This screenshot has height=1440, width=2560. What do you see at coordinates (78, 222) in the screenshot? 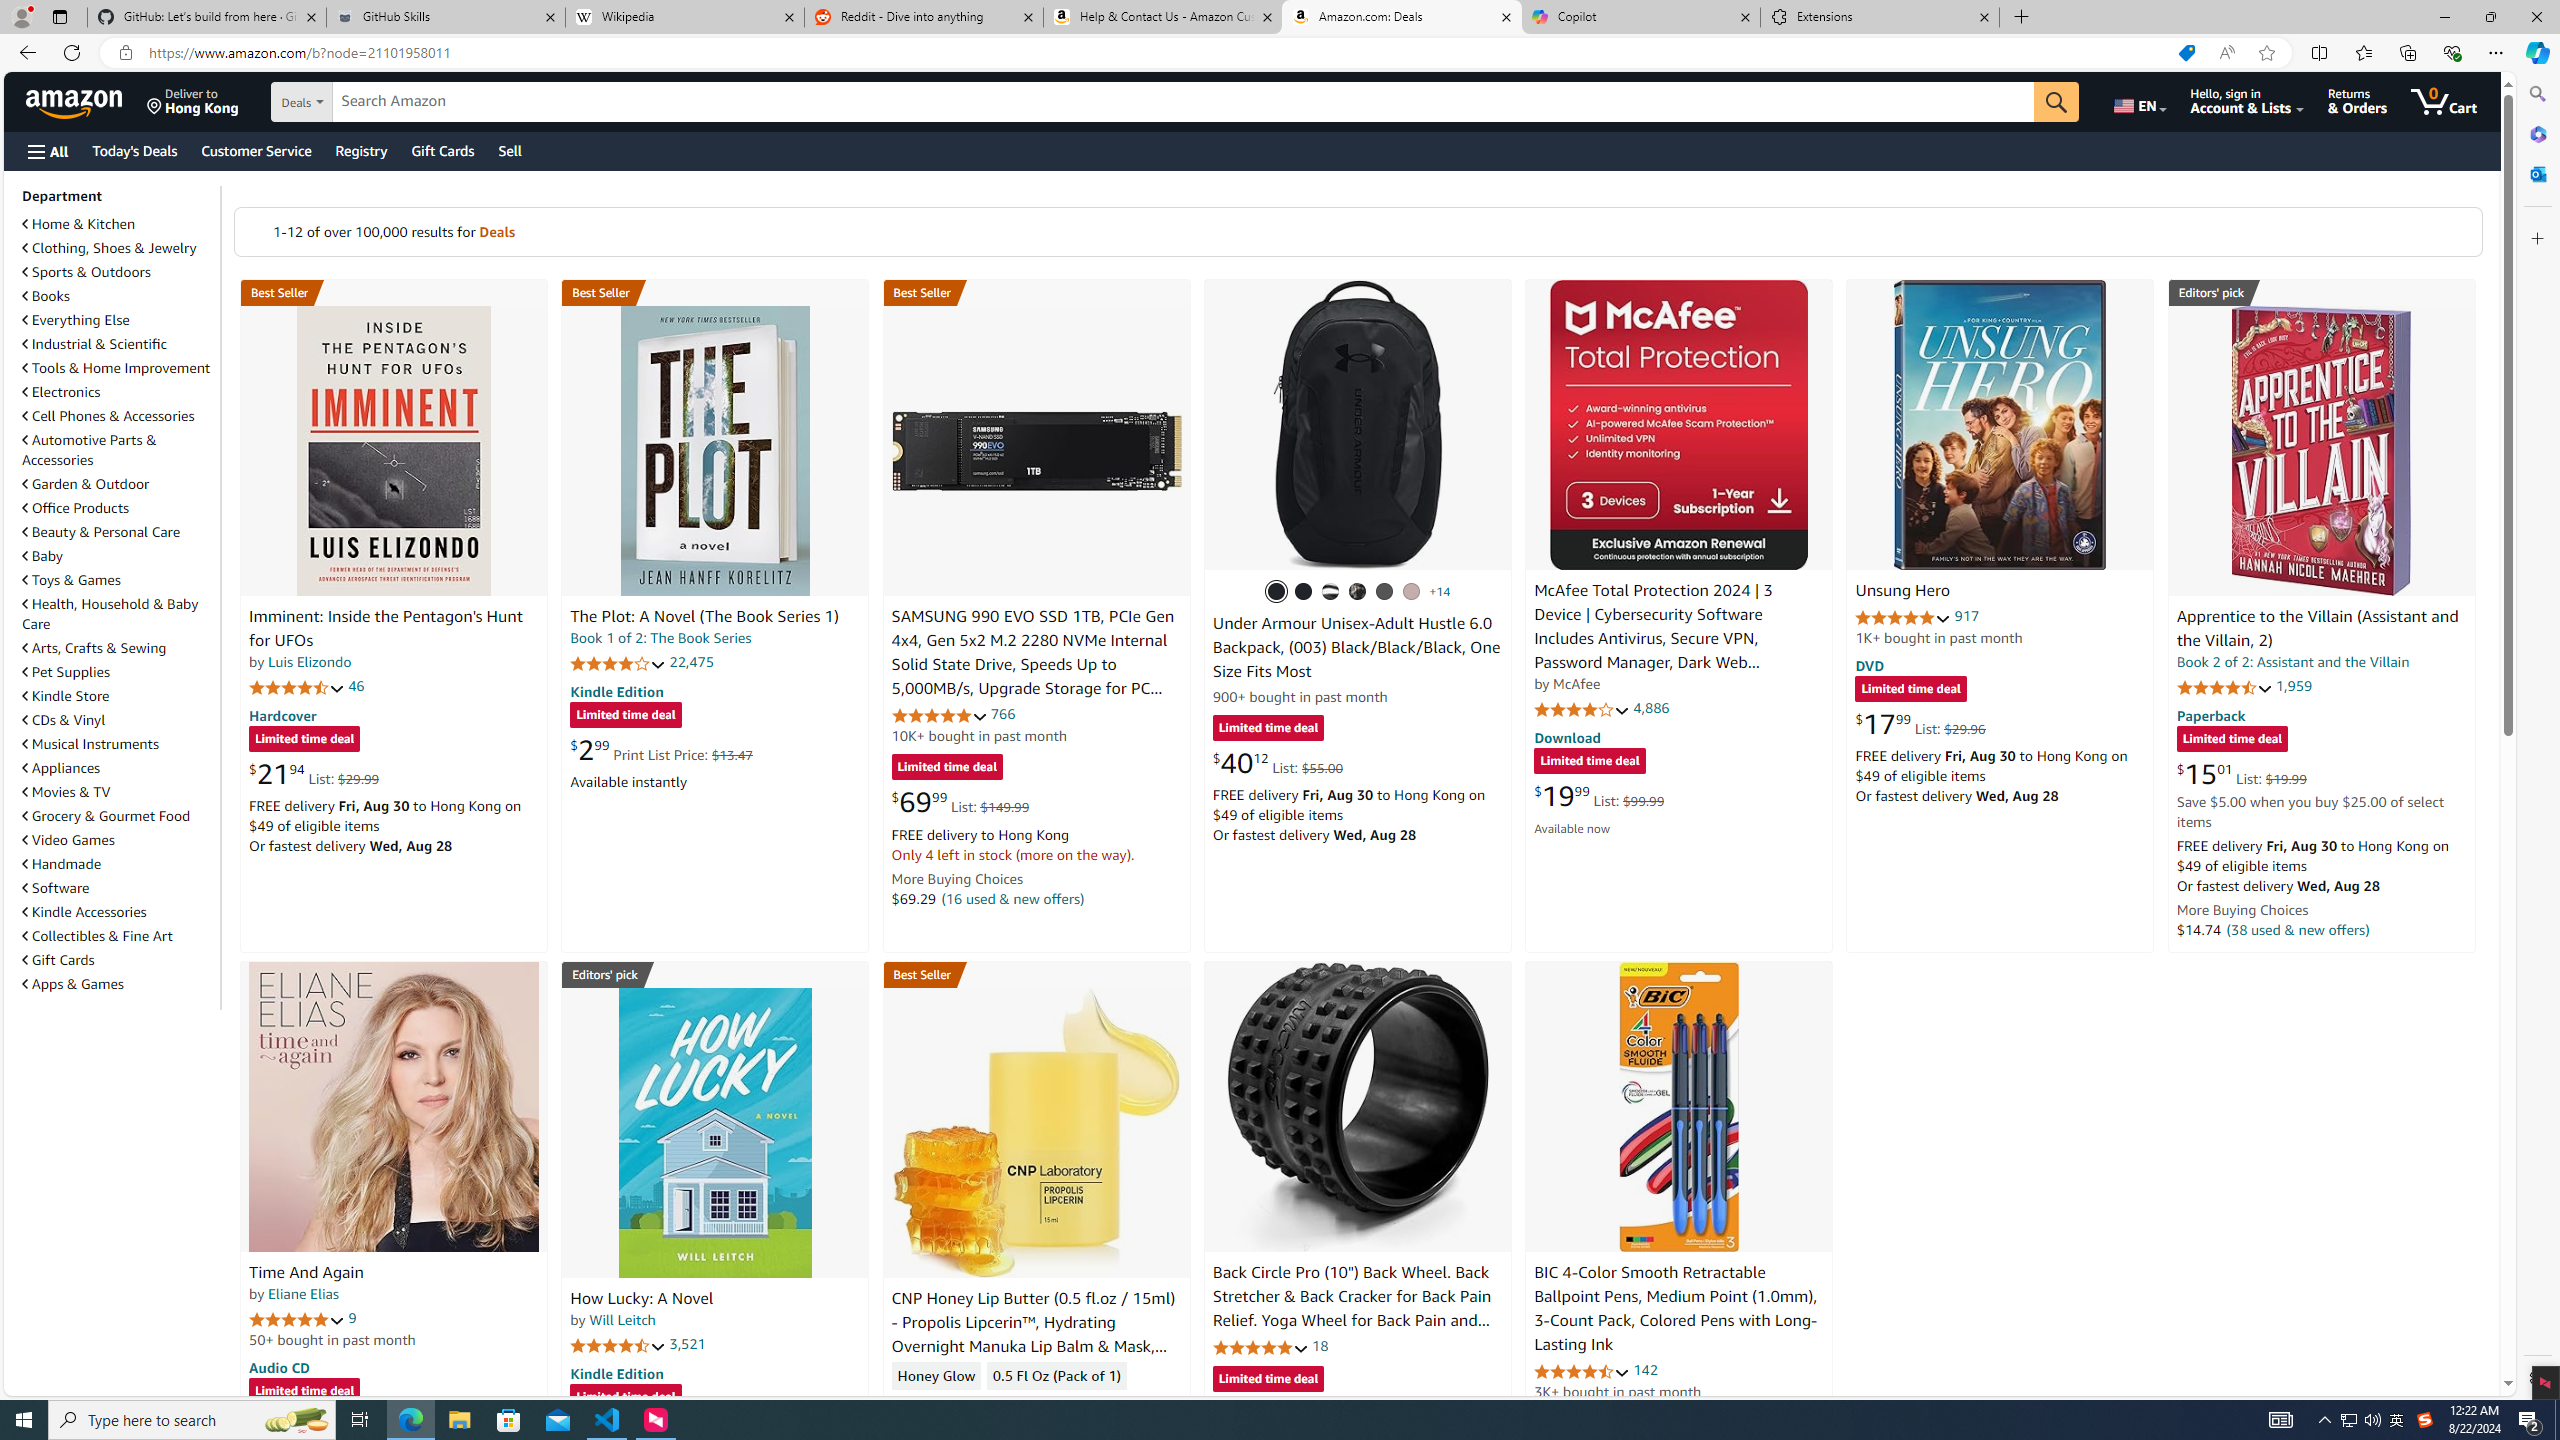
I see `'Home & Kitchen'` at bounding box center [78, 222].